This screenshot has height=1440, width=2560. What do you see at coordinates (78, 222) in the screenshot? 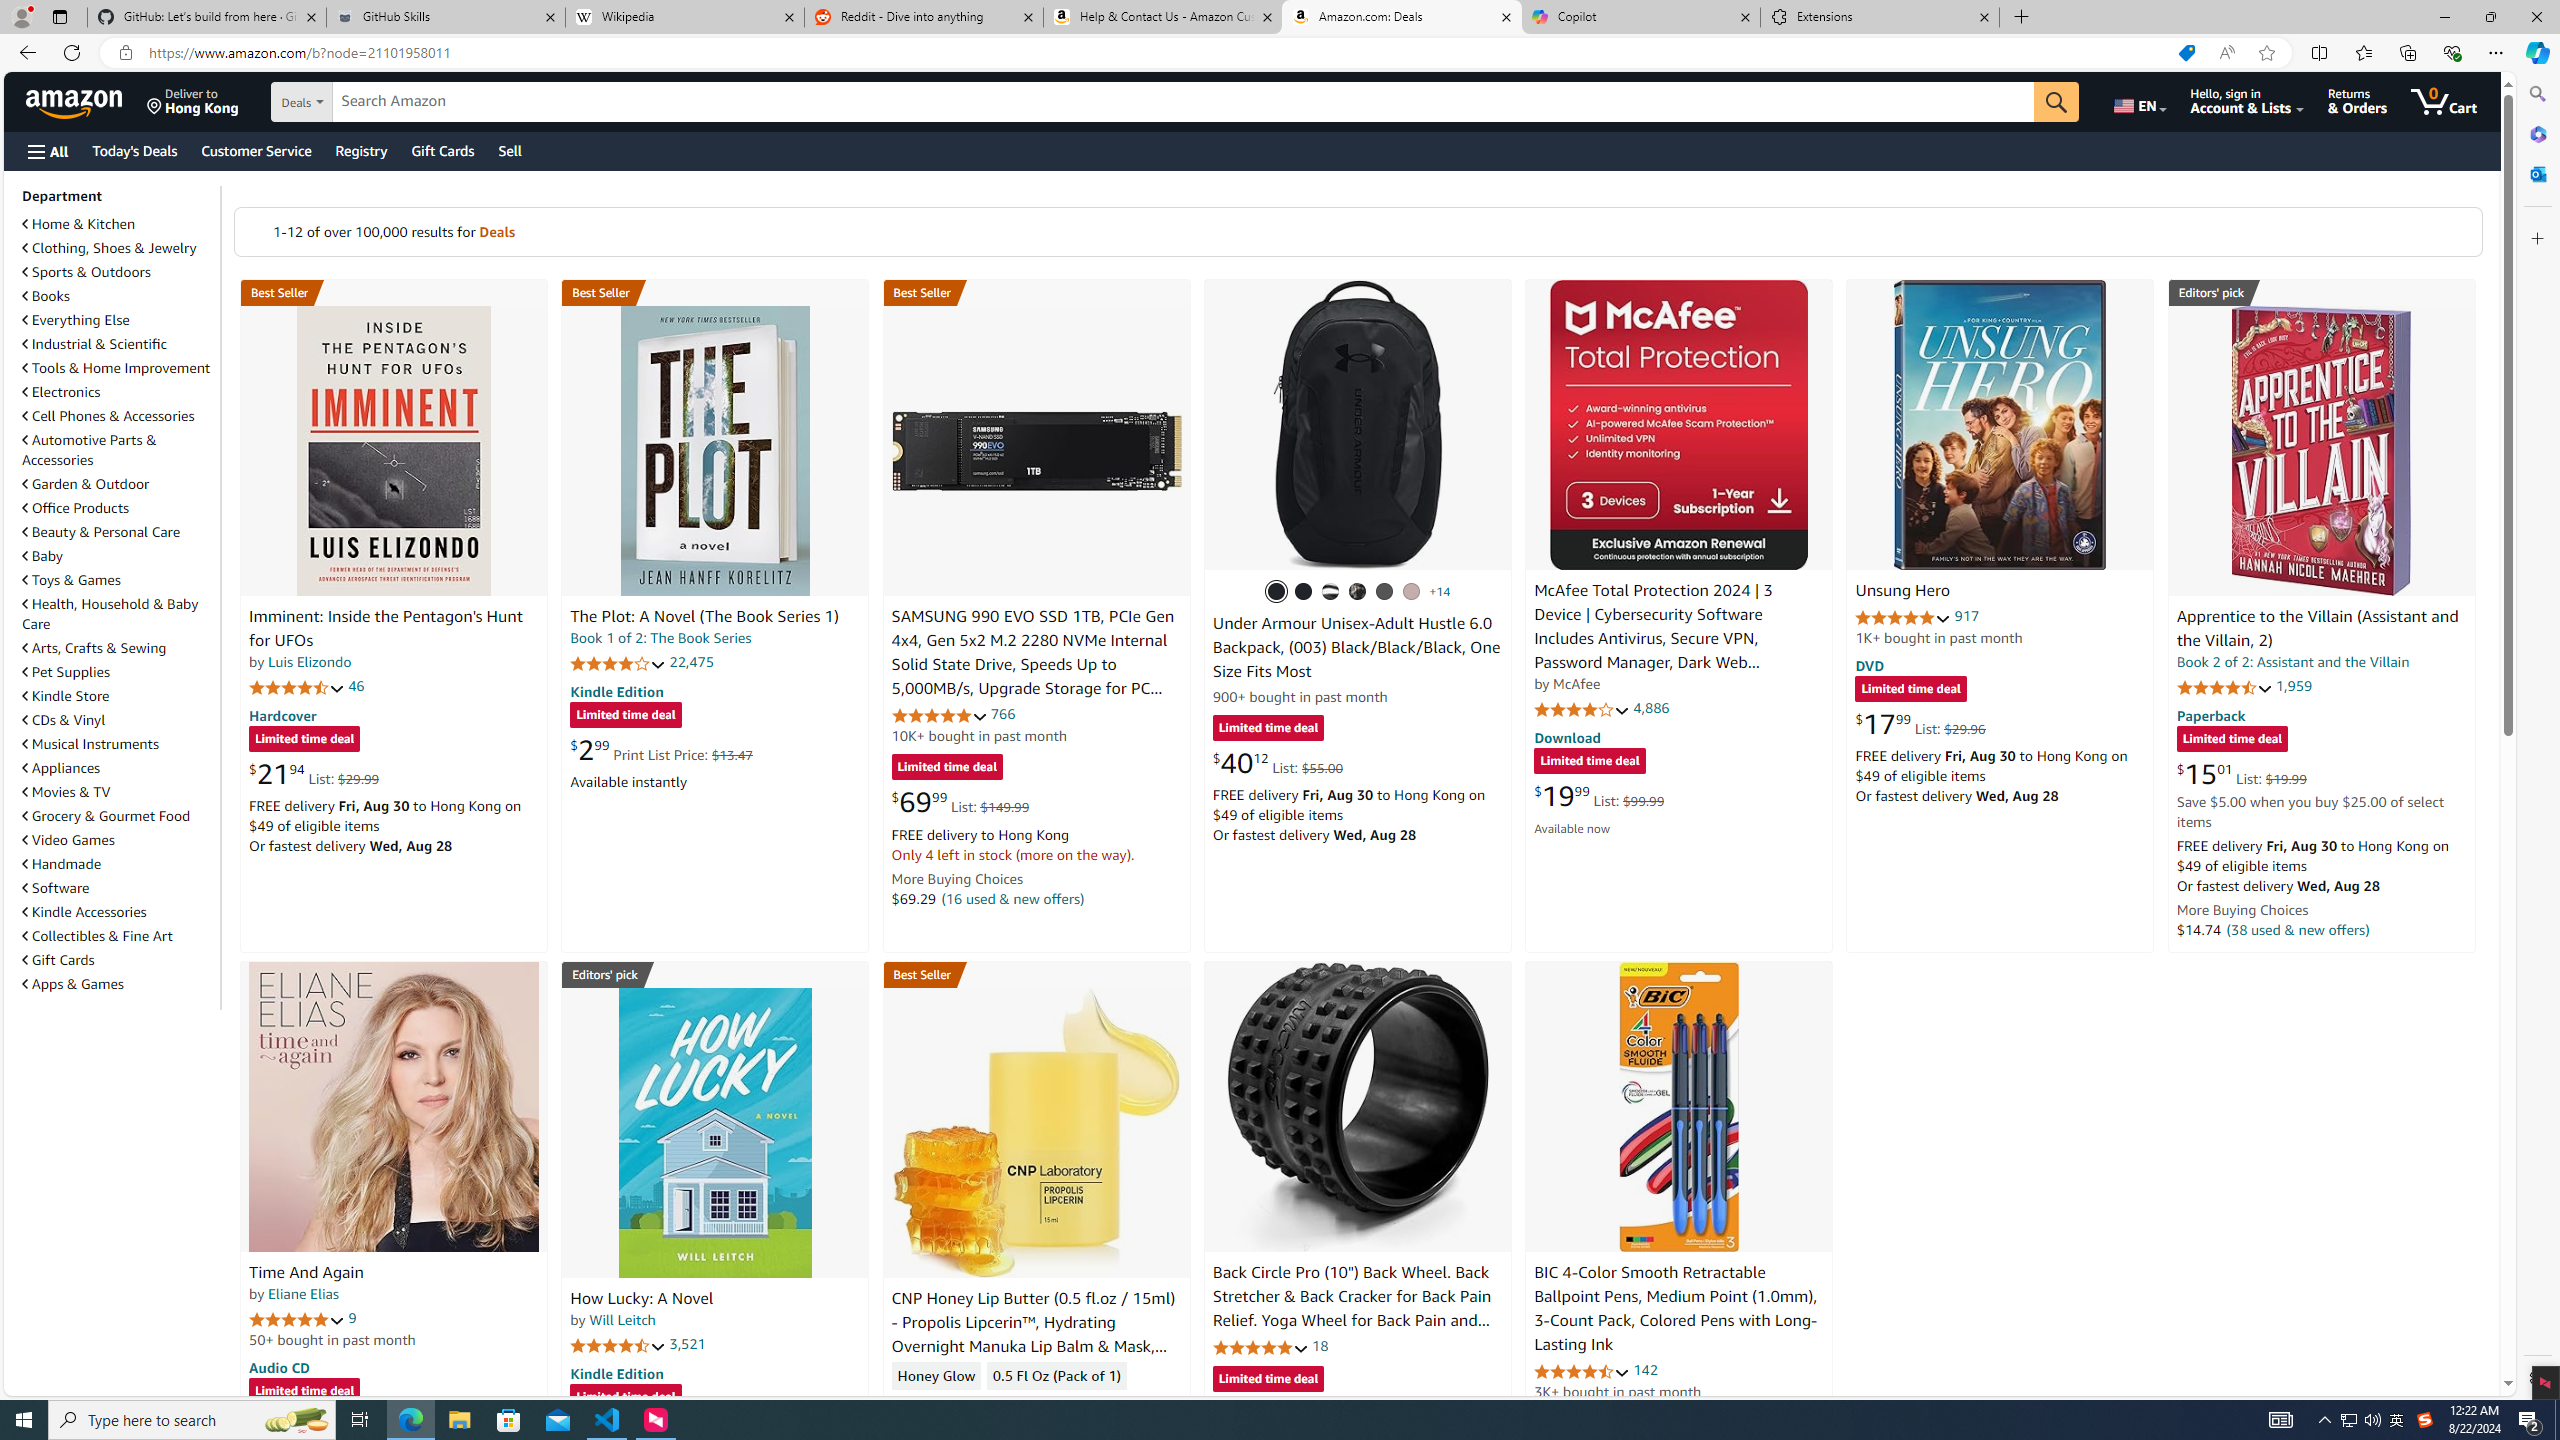
I see `'Home & Kitchen'` at bounding box center [78, 222].